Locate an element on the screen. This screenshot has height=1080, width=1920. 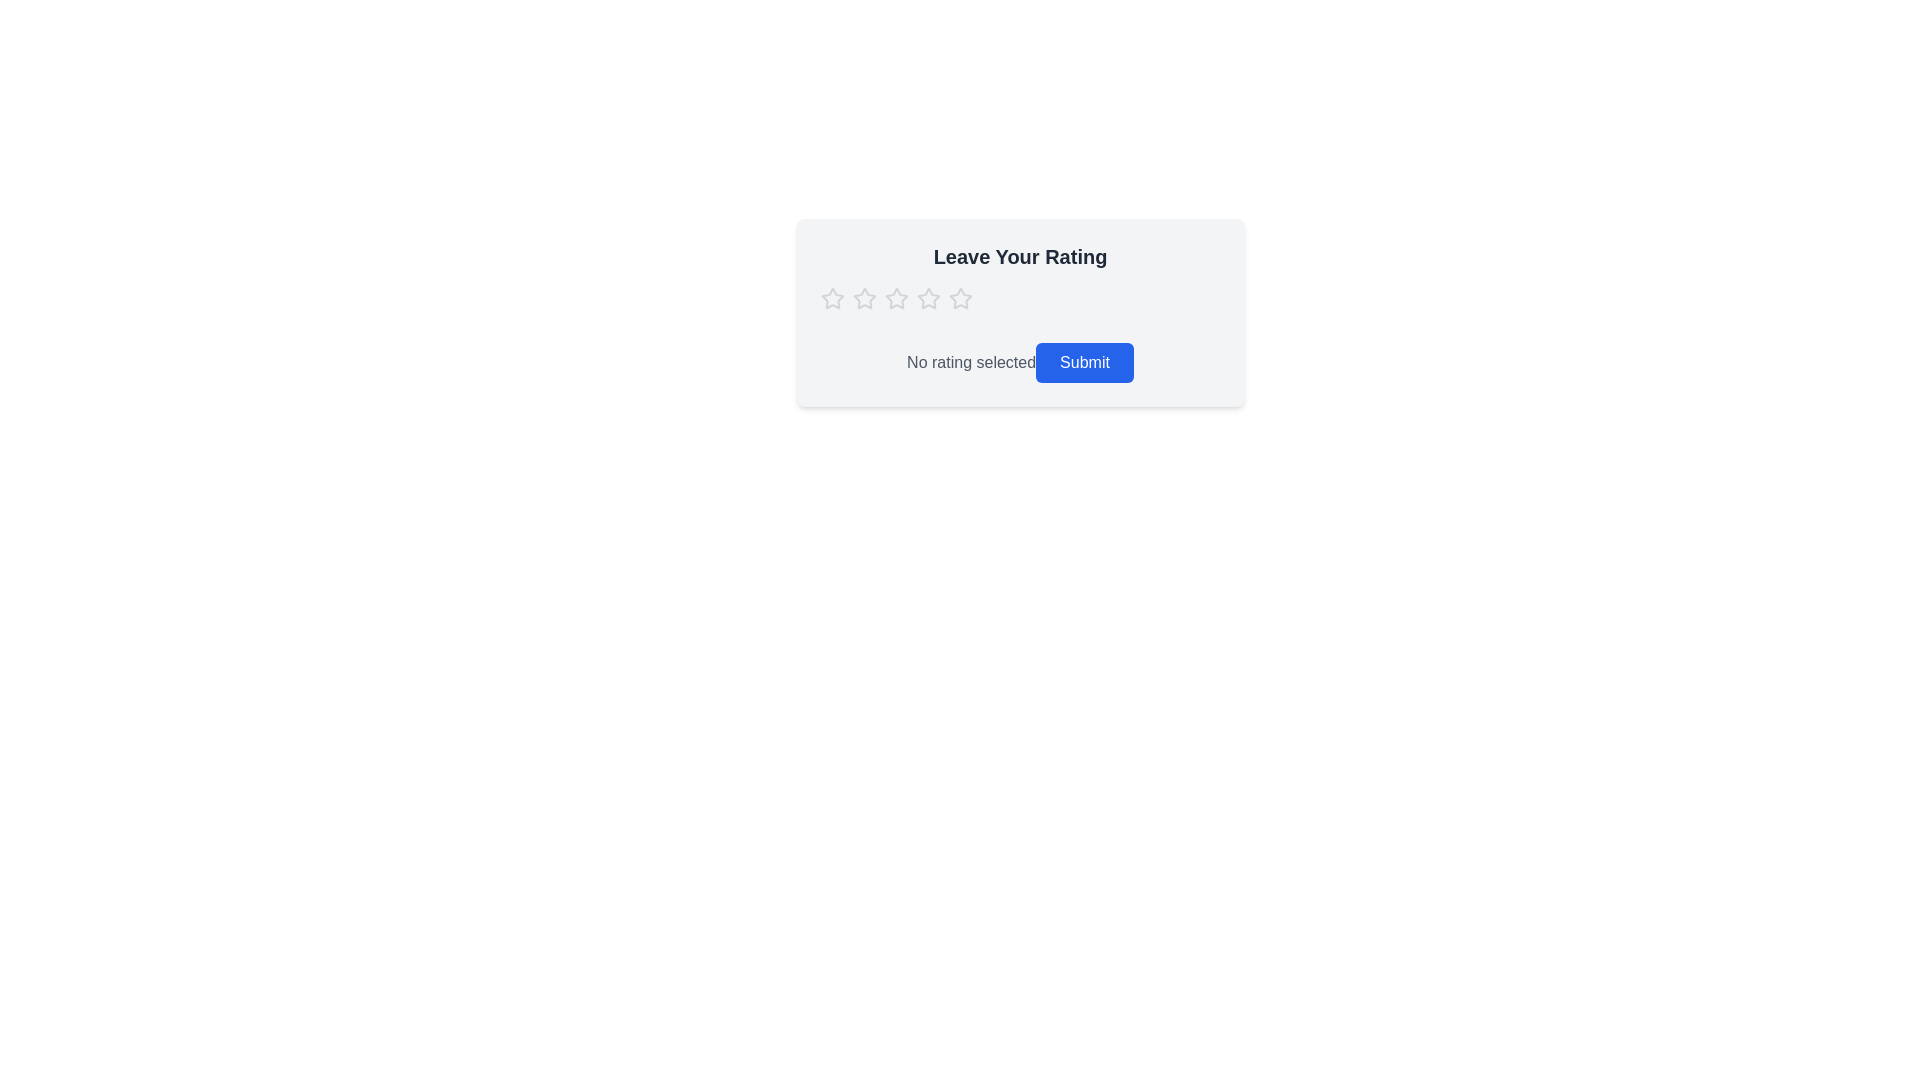
the second star is located at coordinates (895, 297).